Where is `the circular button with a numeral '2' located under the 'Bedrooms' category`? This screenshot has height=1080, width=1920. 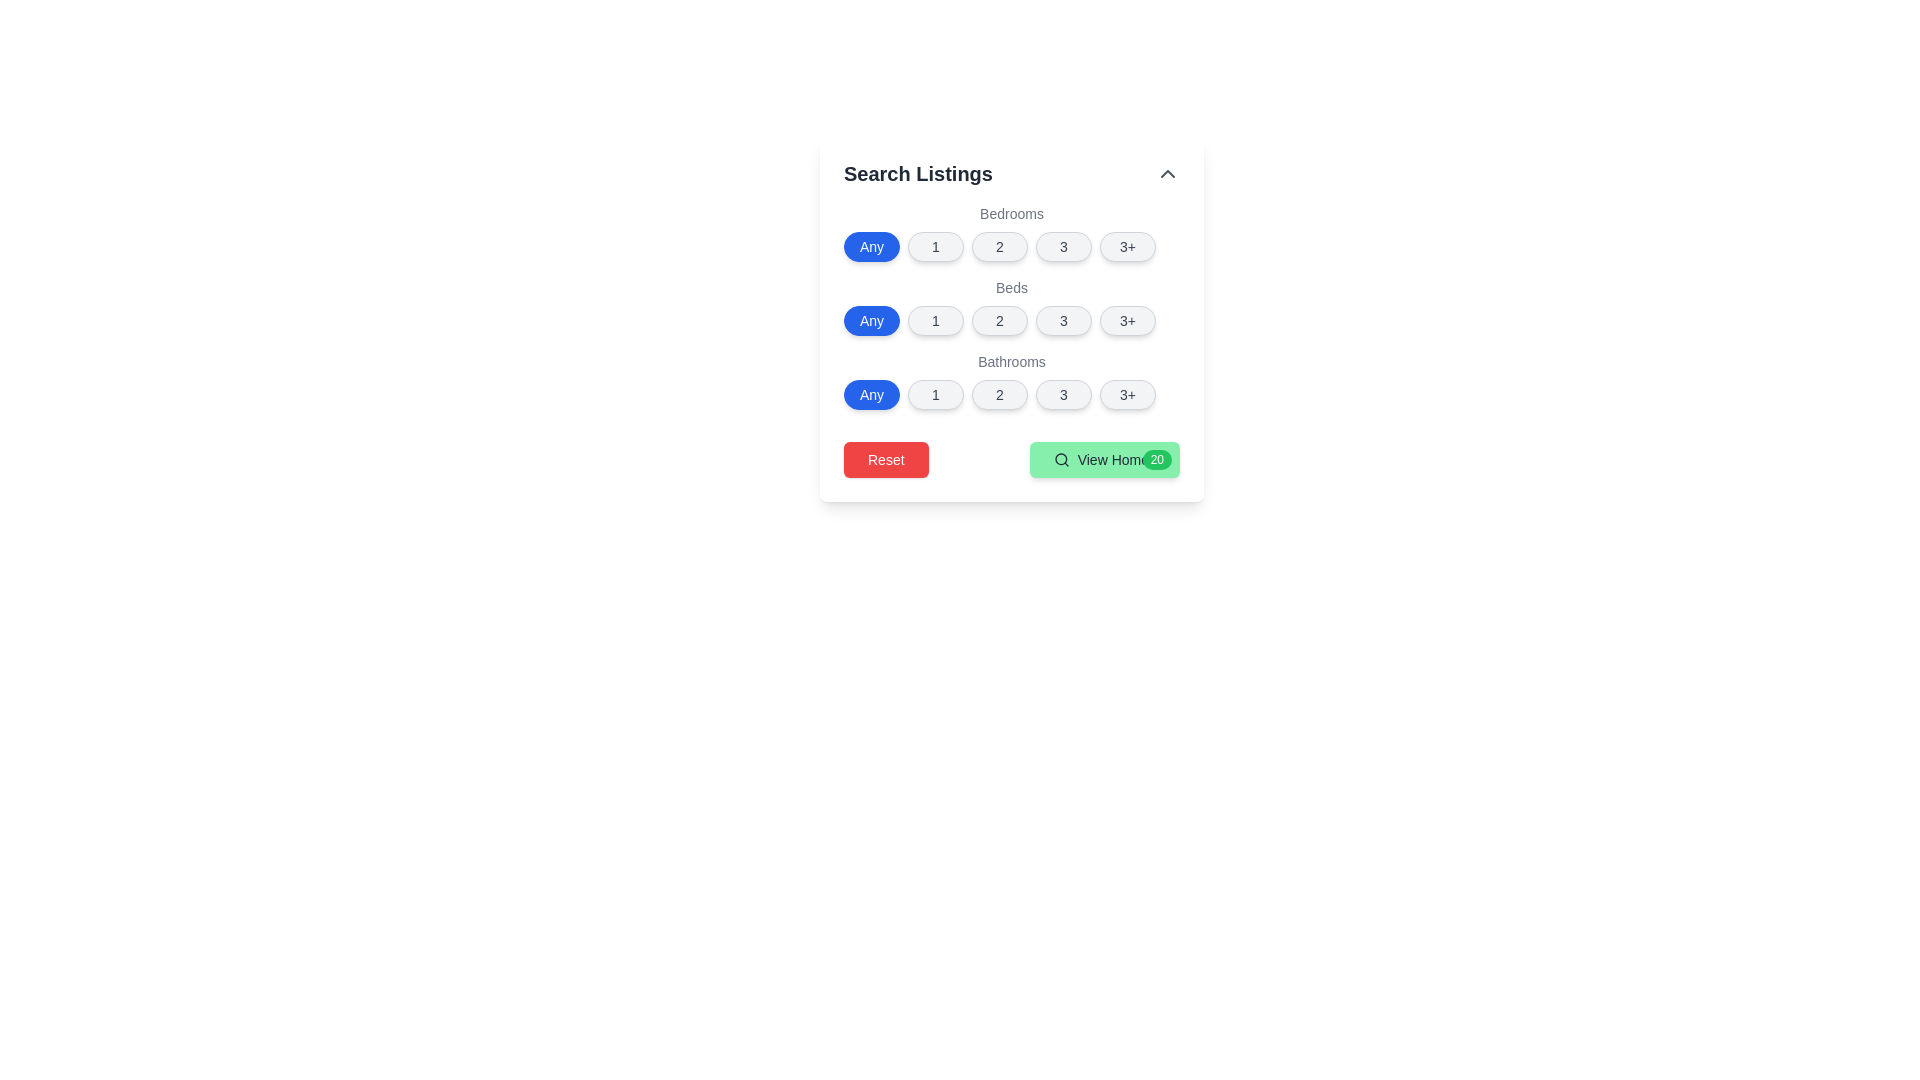 the circular button with a numeral '2' located under the 'Bedrooms' category is located at coordinates (1012, 245).